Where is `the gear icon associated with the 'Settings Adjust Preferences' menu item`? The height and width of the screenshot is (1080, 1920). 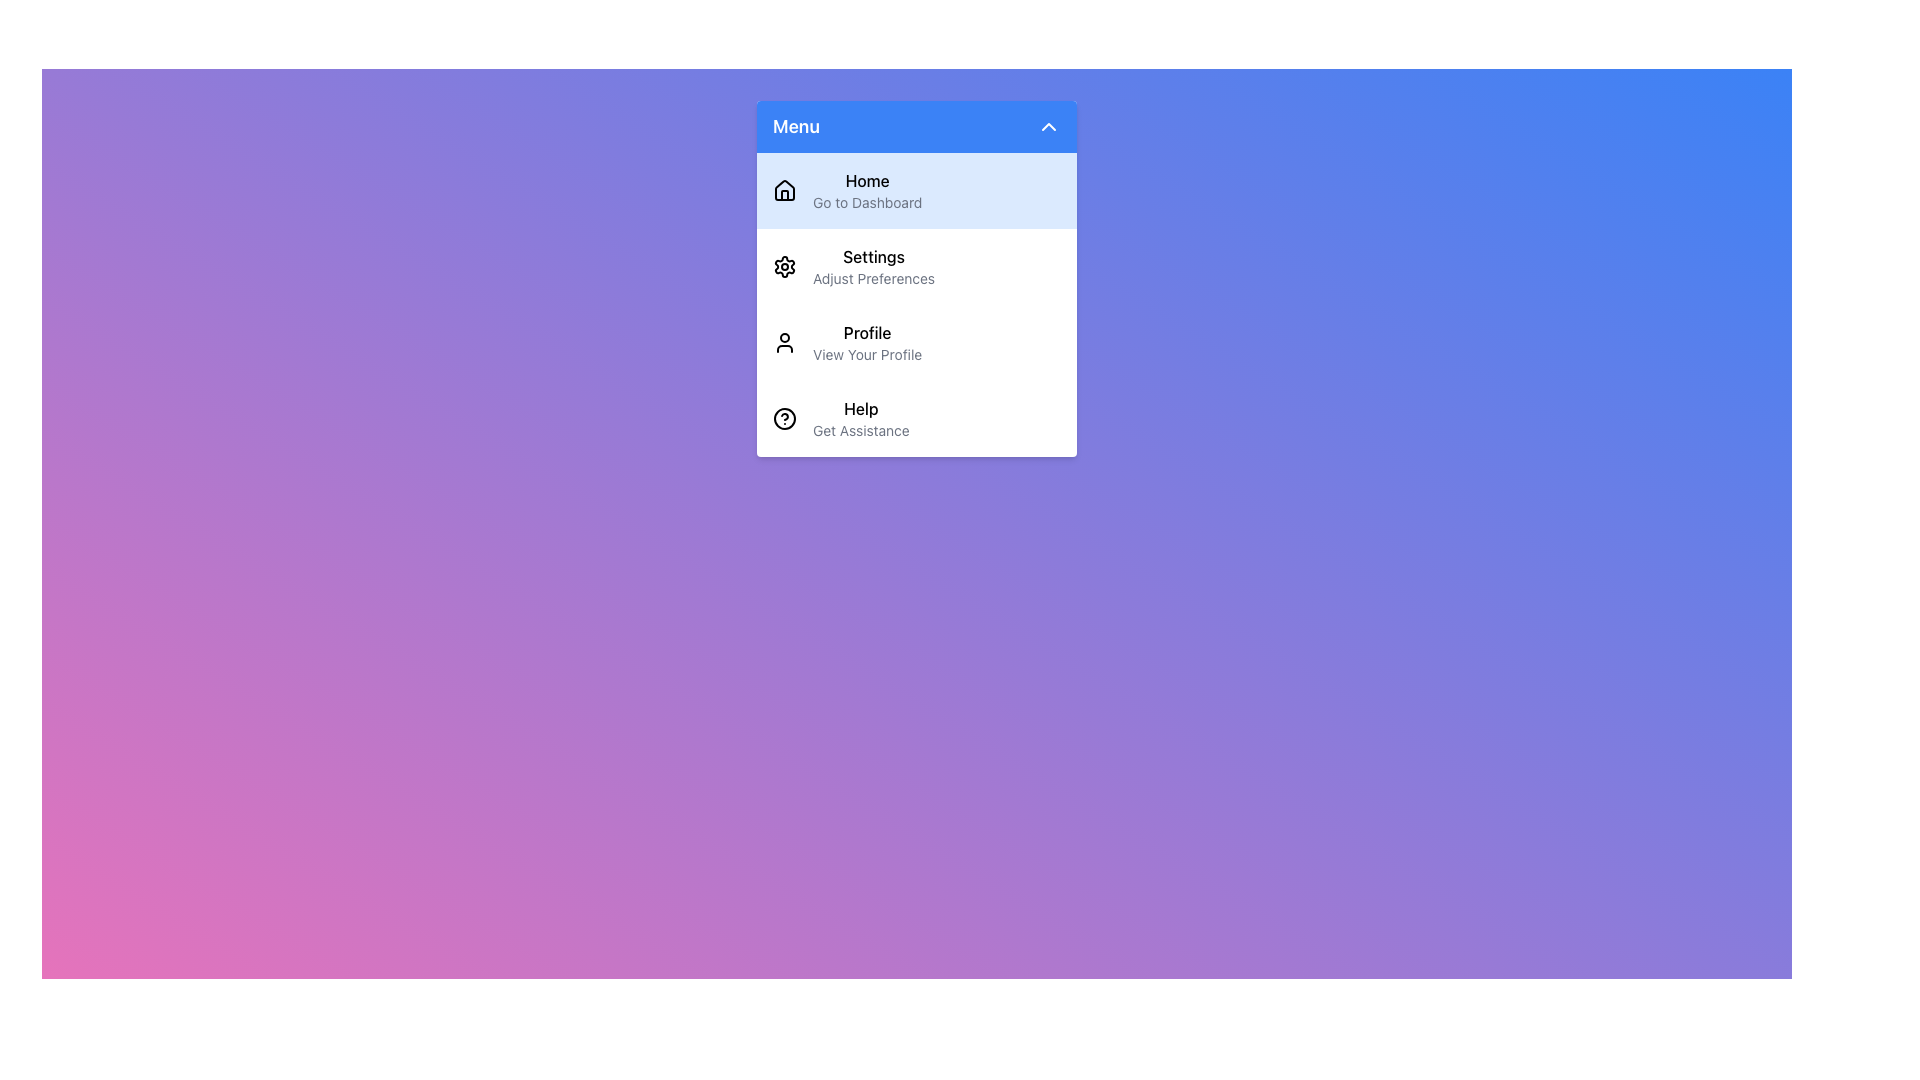 the gear icon associated with the 'Settings Adjust Preferences' menu item is located at coordinates (784, 265).